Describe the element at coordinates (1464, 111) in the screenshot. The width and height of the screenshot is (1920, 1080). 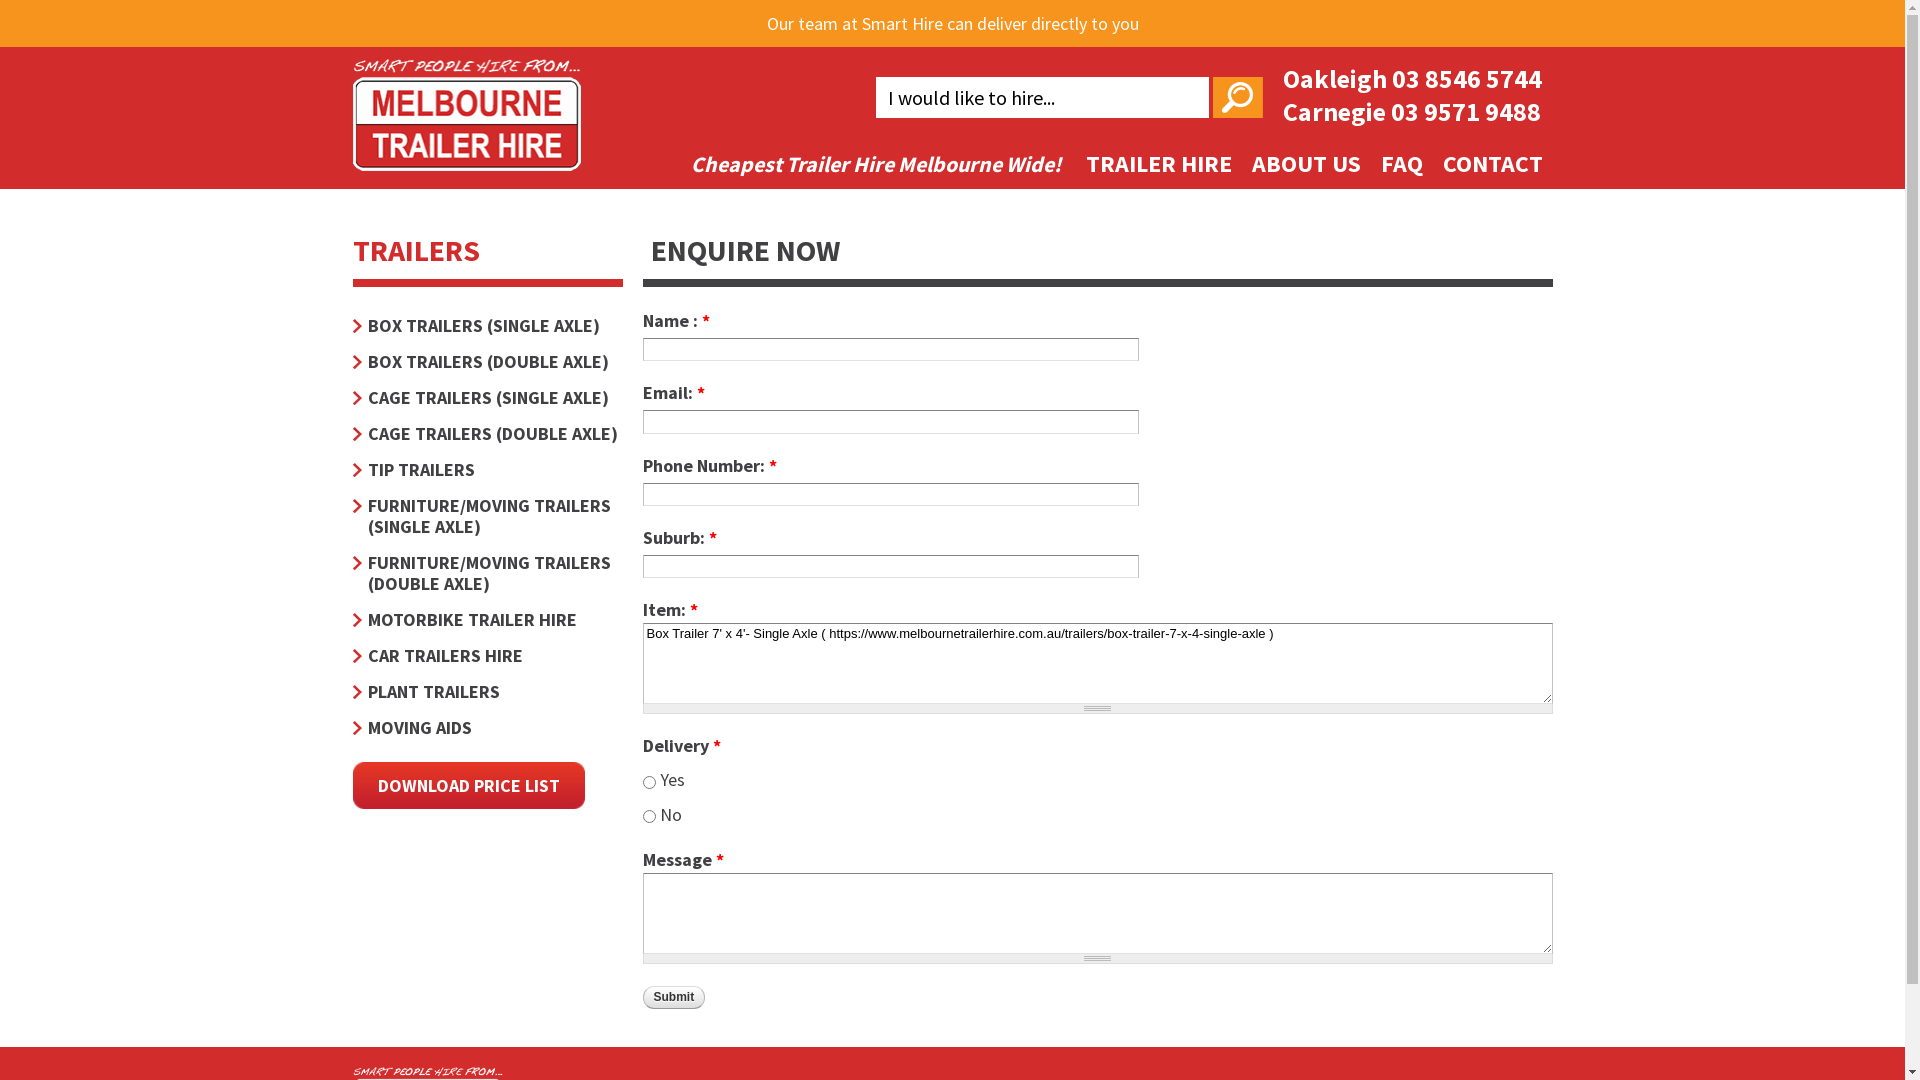
I see `'03 9571 9488'` at that location.